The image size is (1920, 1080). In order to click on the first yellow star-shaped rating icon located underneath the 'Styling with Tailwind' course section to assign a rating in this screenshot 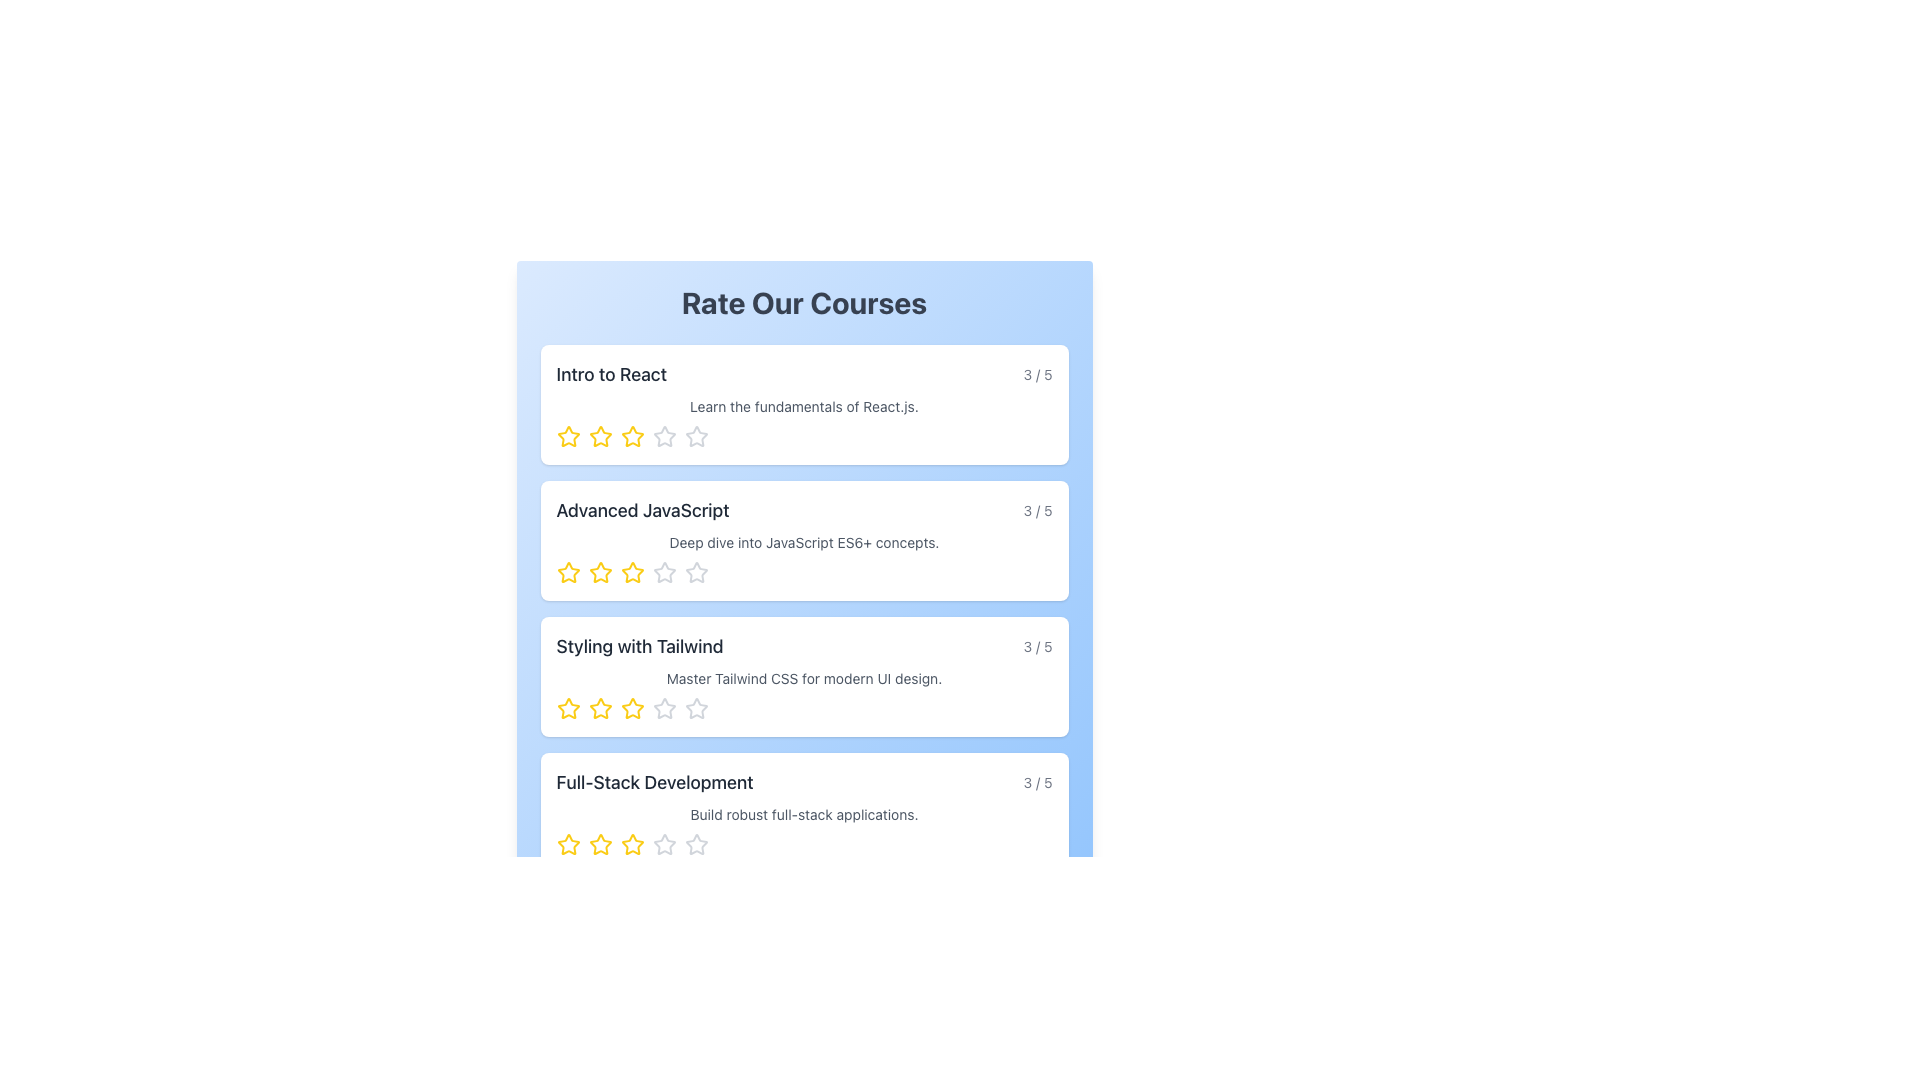, I will do `click(567, 708)`.